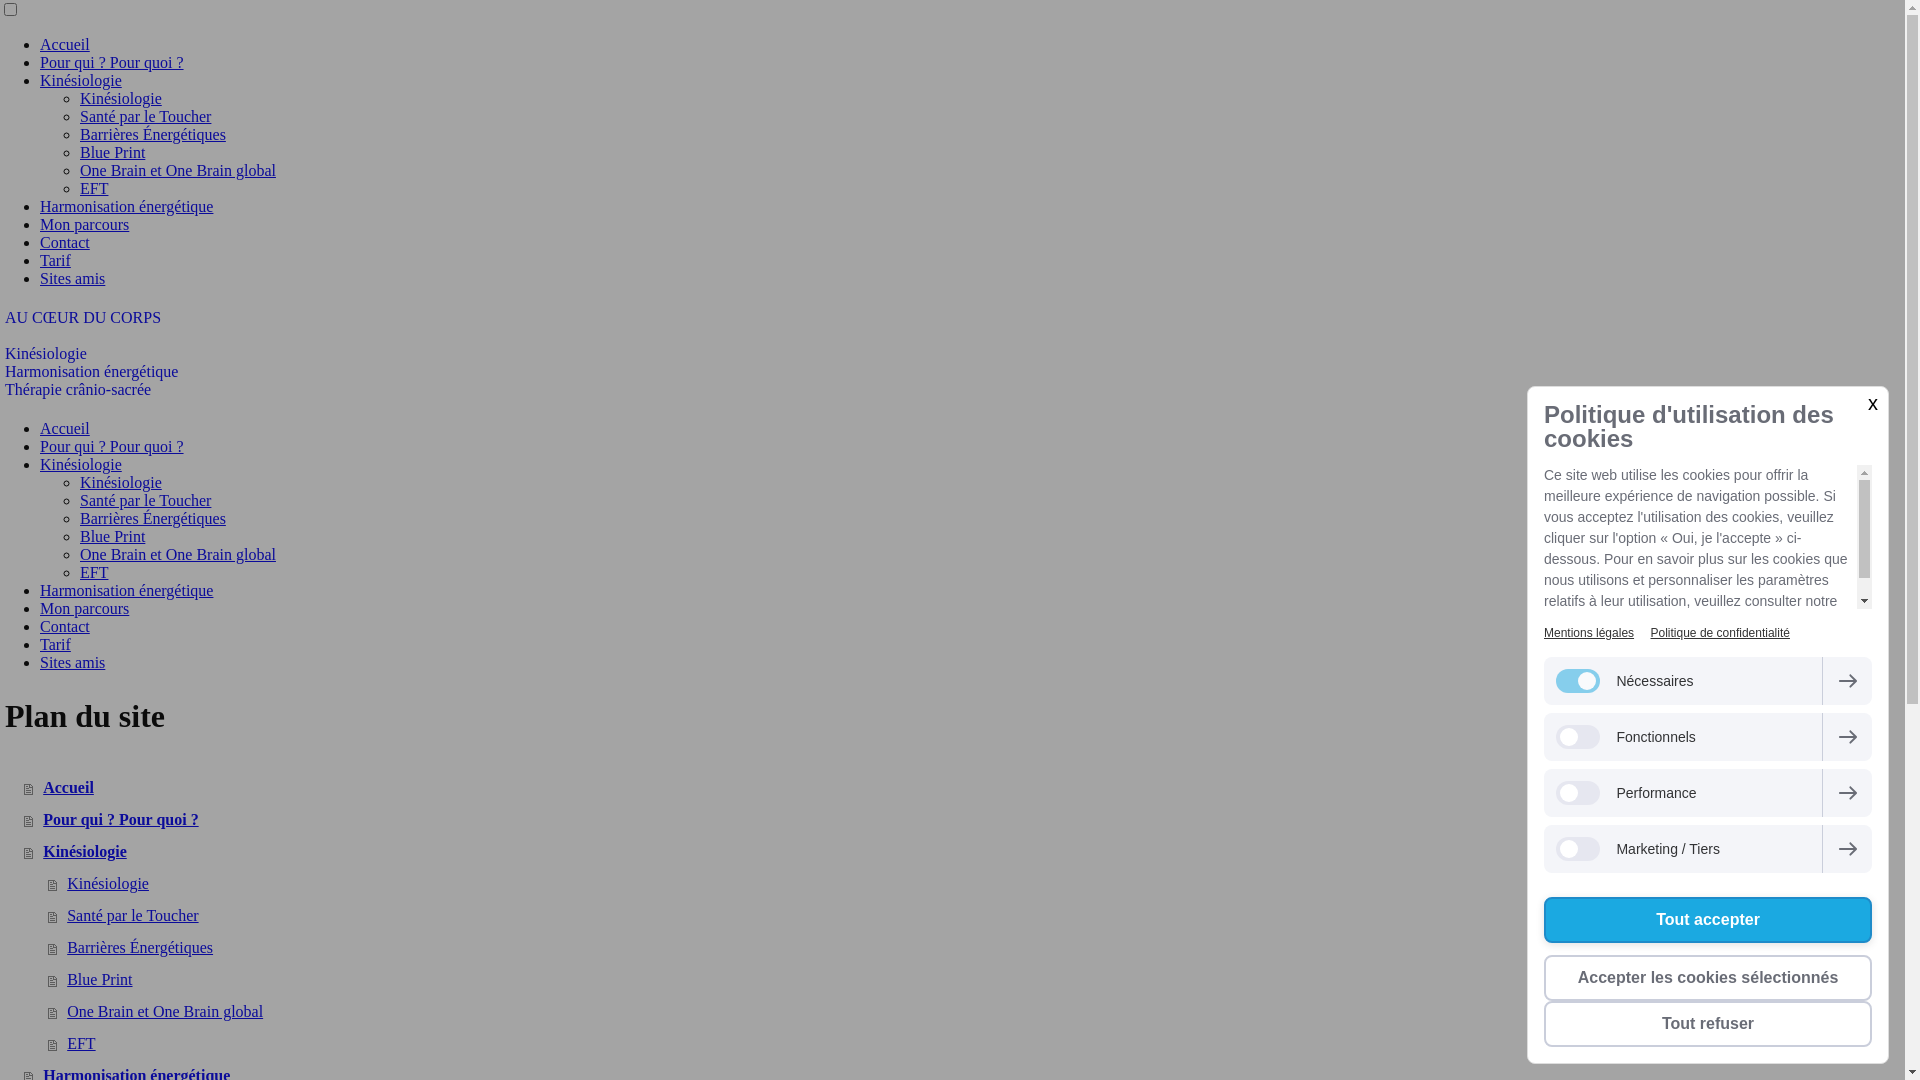 This screenshot has width=1920, height=1080. I want to click on 'Blue Print', so click(48, 978).